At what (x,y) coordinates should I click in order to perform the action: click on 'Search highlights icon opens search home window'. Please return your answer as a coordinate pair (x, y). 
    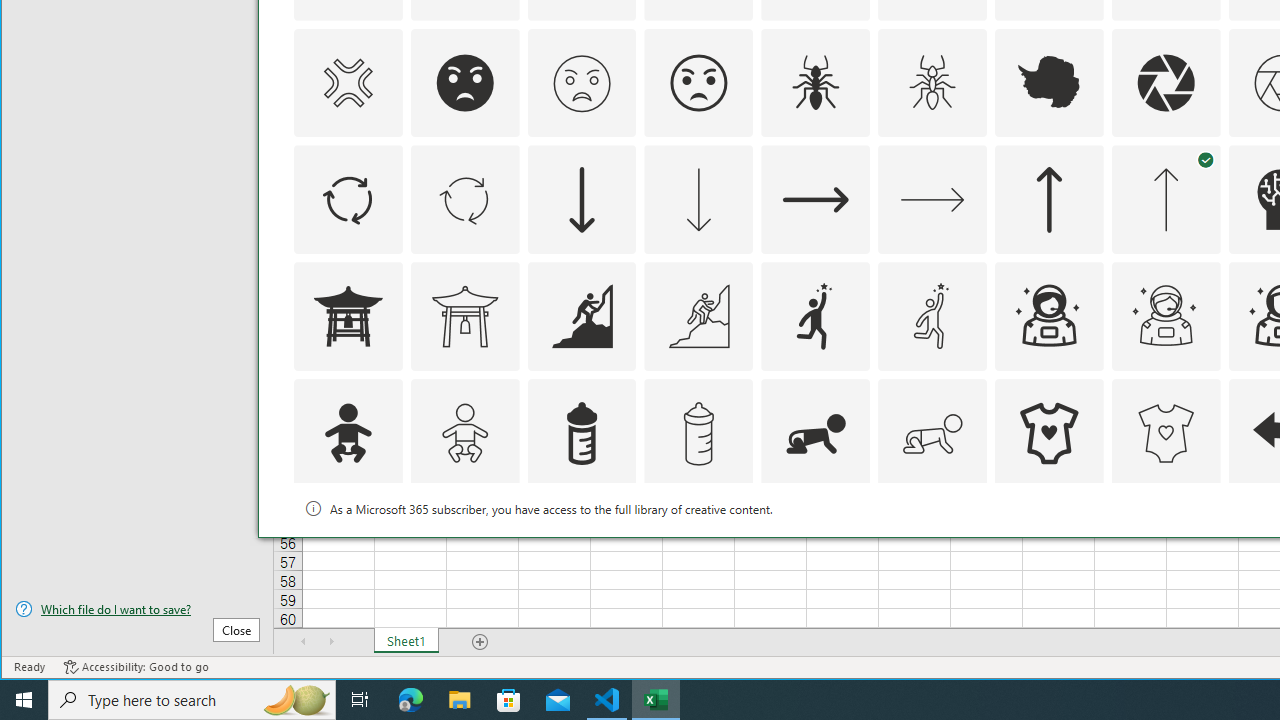
    Looking at the image, I should click on (294, 698).